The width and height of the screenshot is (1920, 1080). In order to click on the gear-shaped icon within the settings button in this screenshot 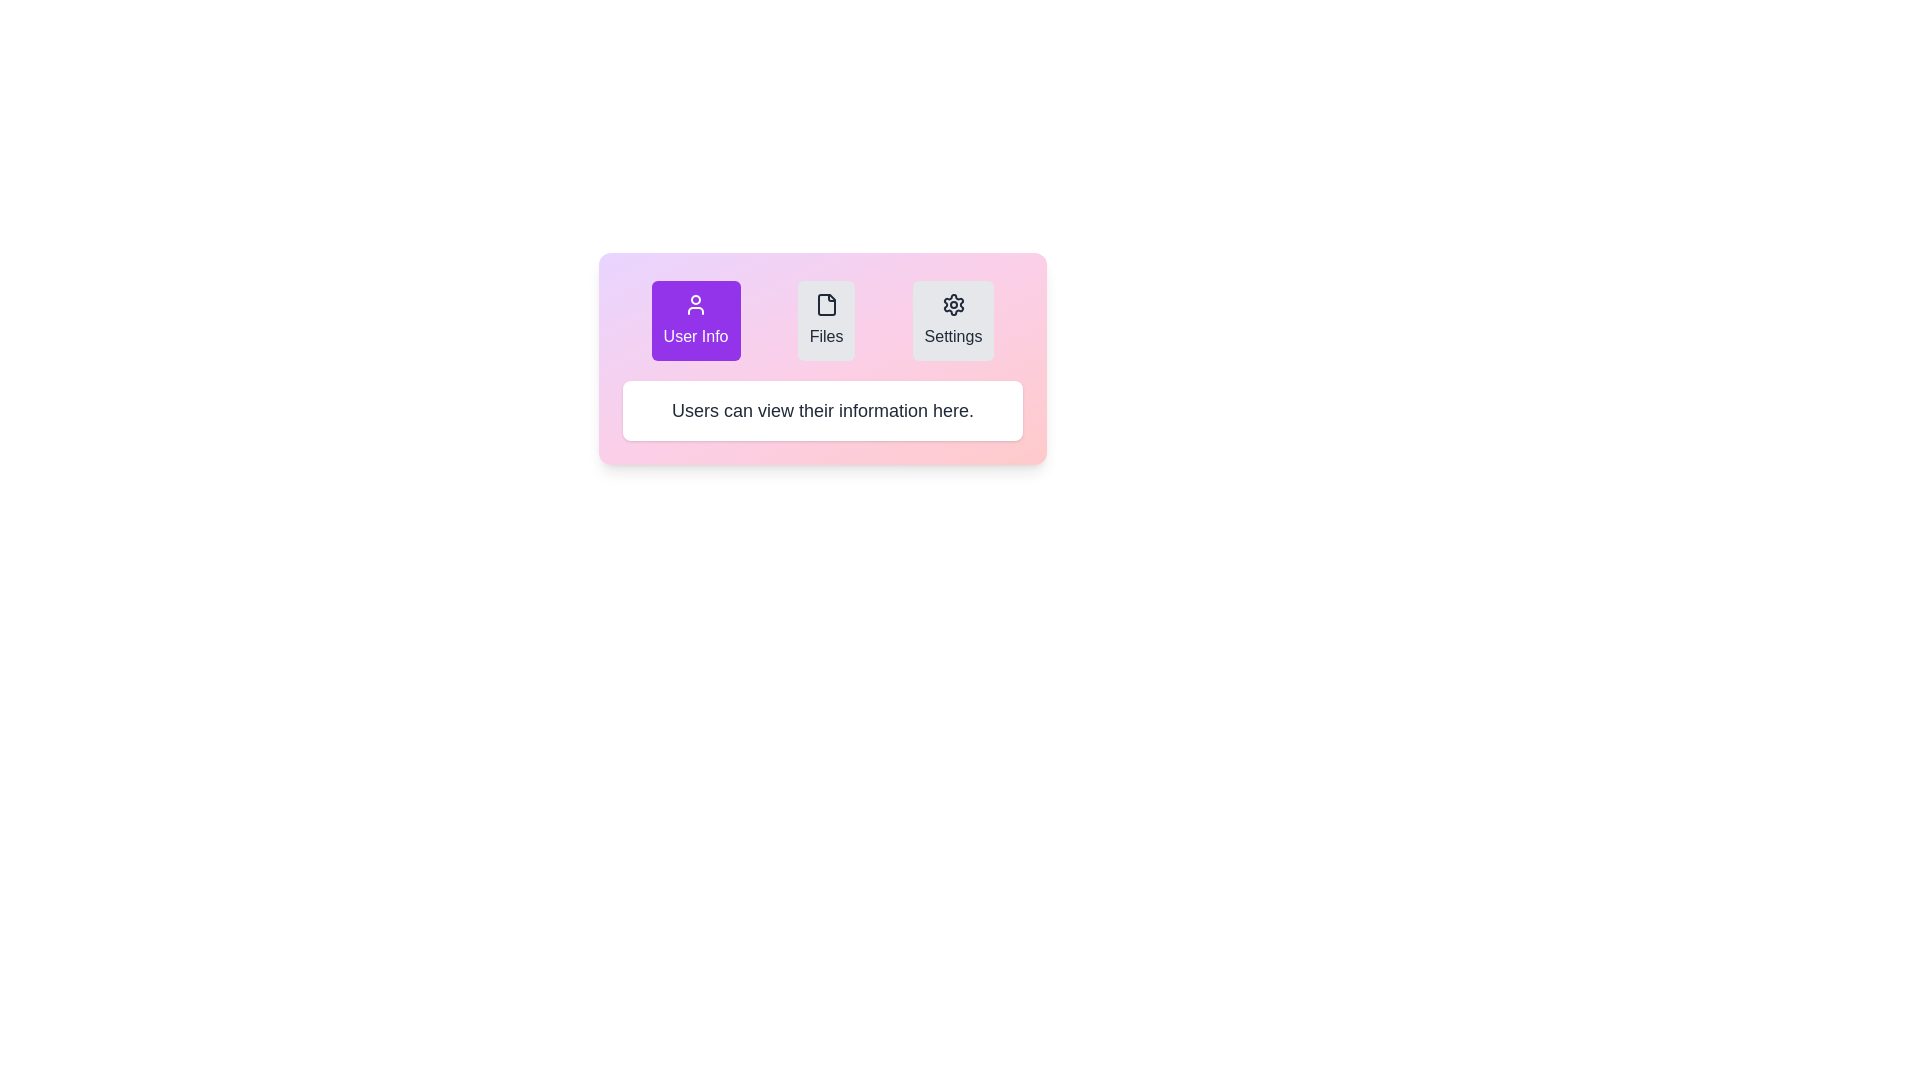, I will do `click(952, 304)`.